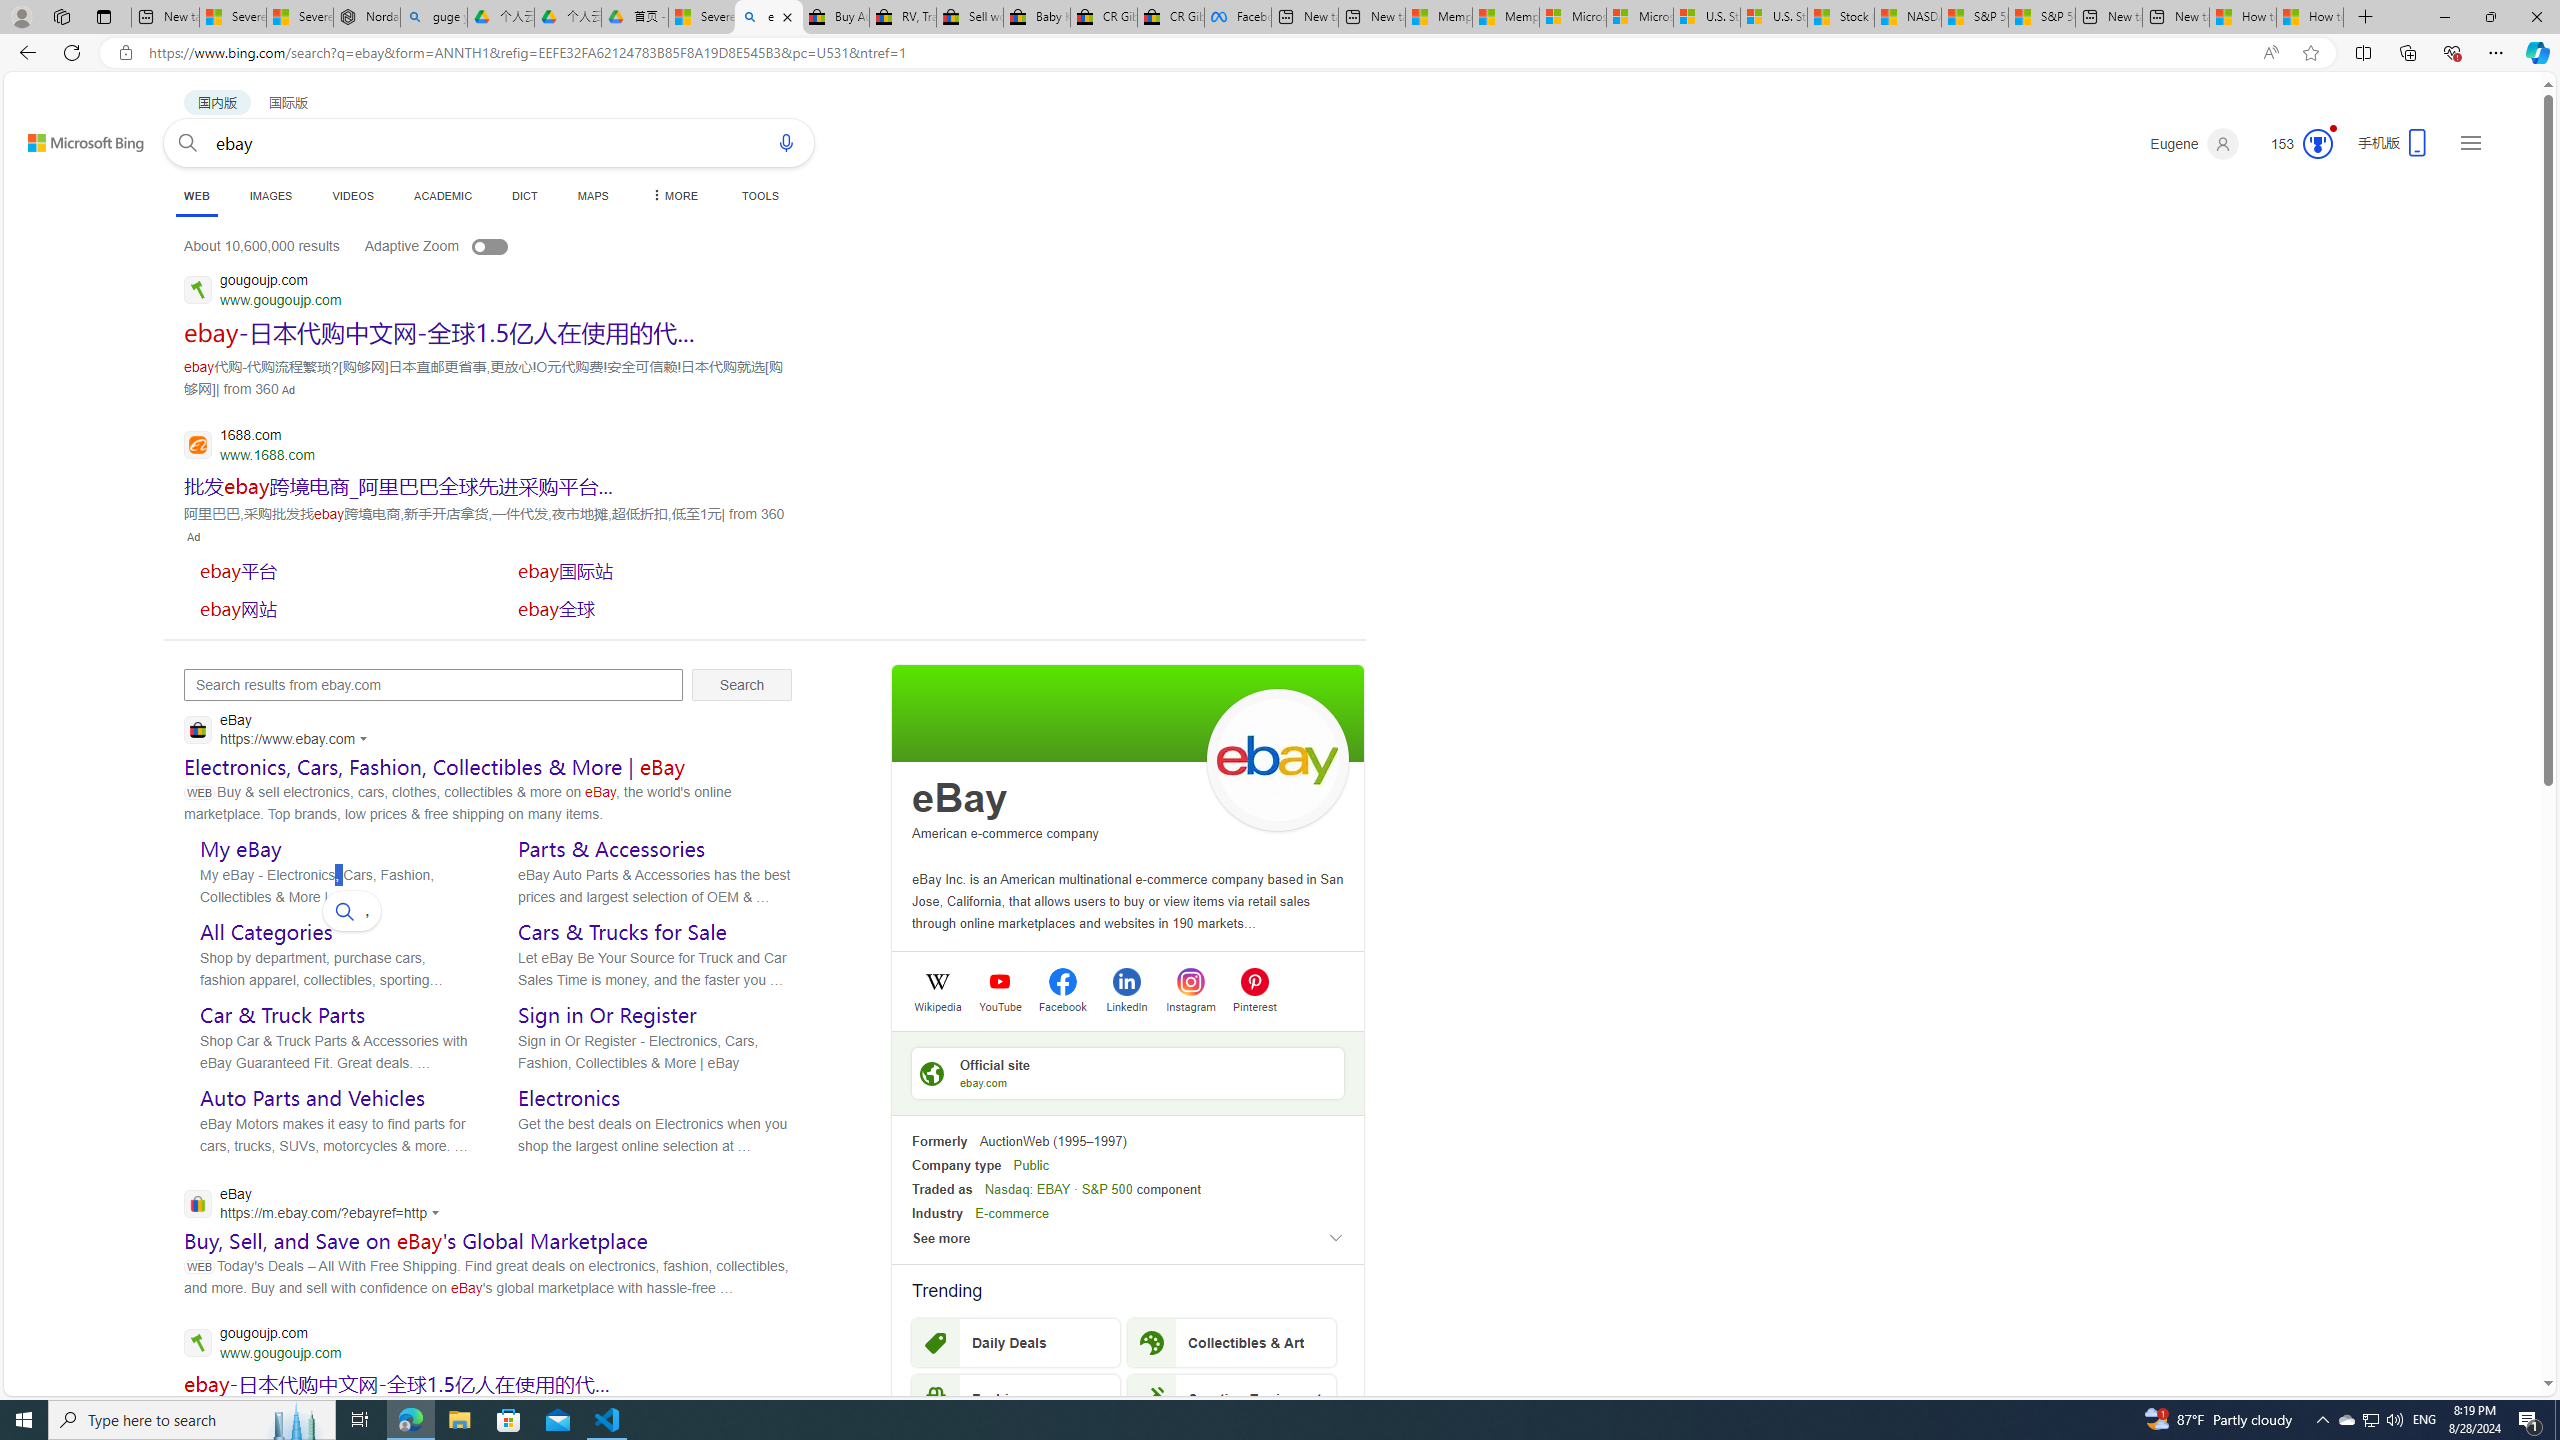  I want to click on 'Public', so click(1031, 1164).